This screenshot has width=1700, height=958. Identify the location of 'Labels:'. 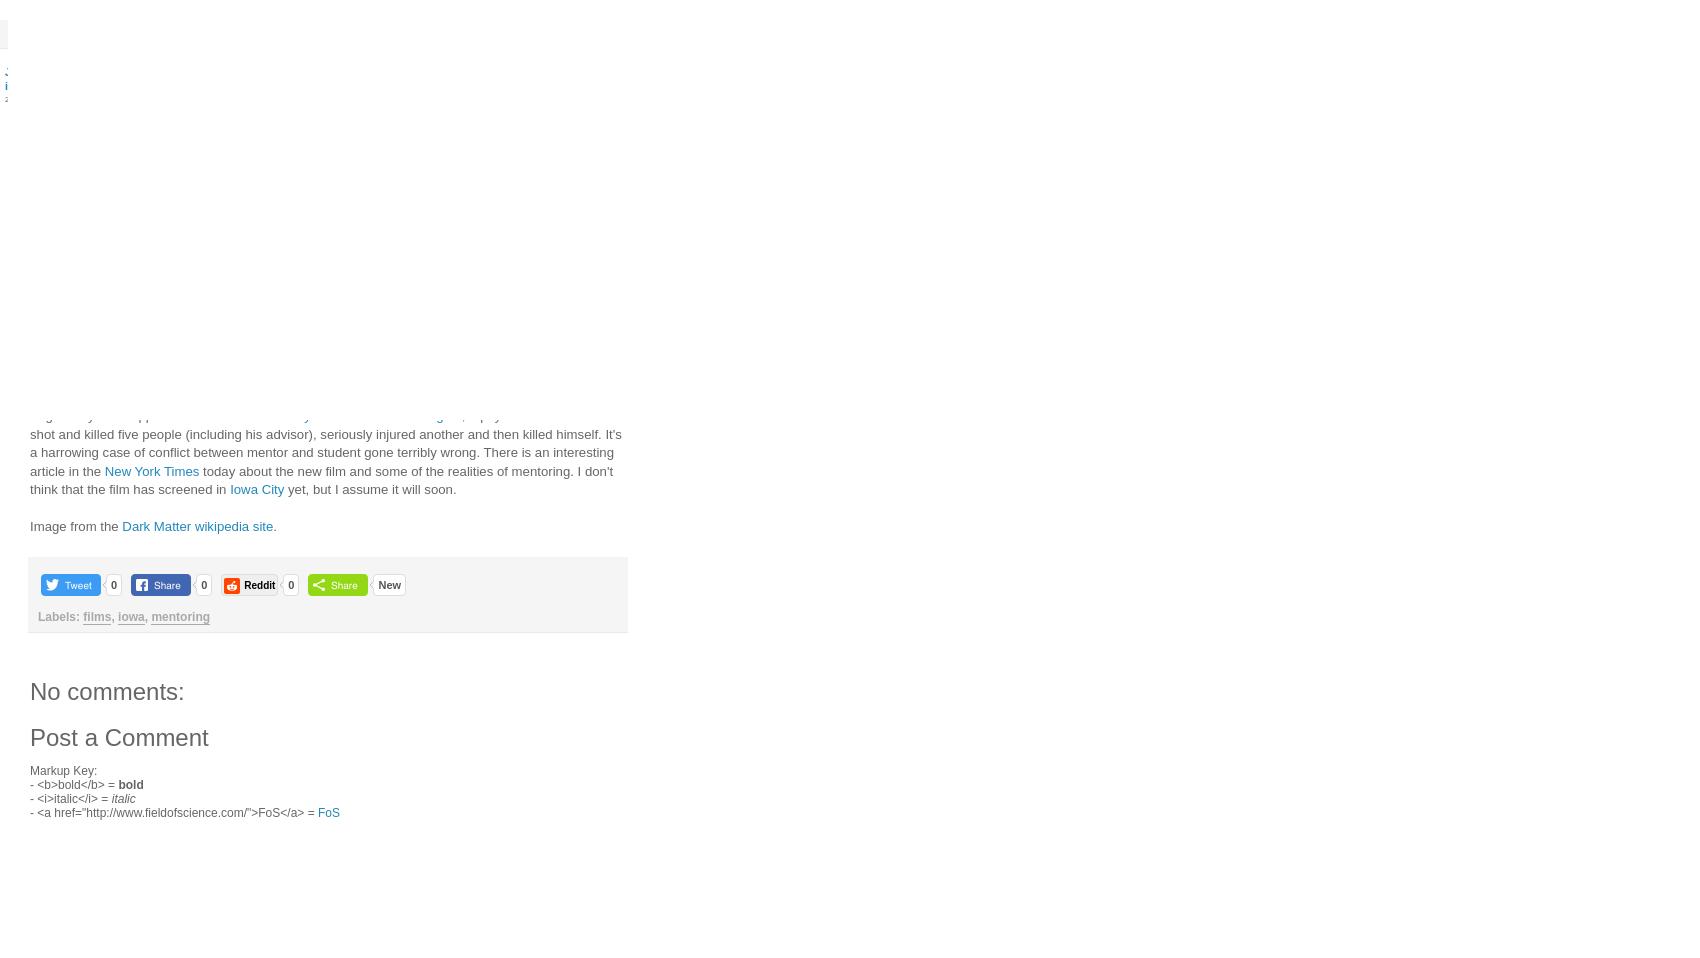
(38, 615).